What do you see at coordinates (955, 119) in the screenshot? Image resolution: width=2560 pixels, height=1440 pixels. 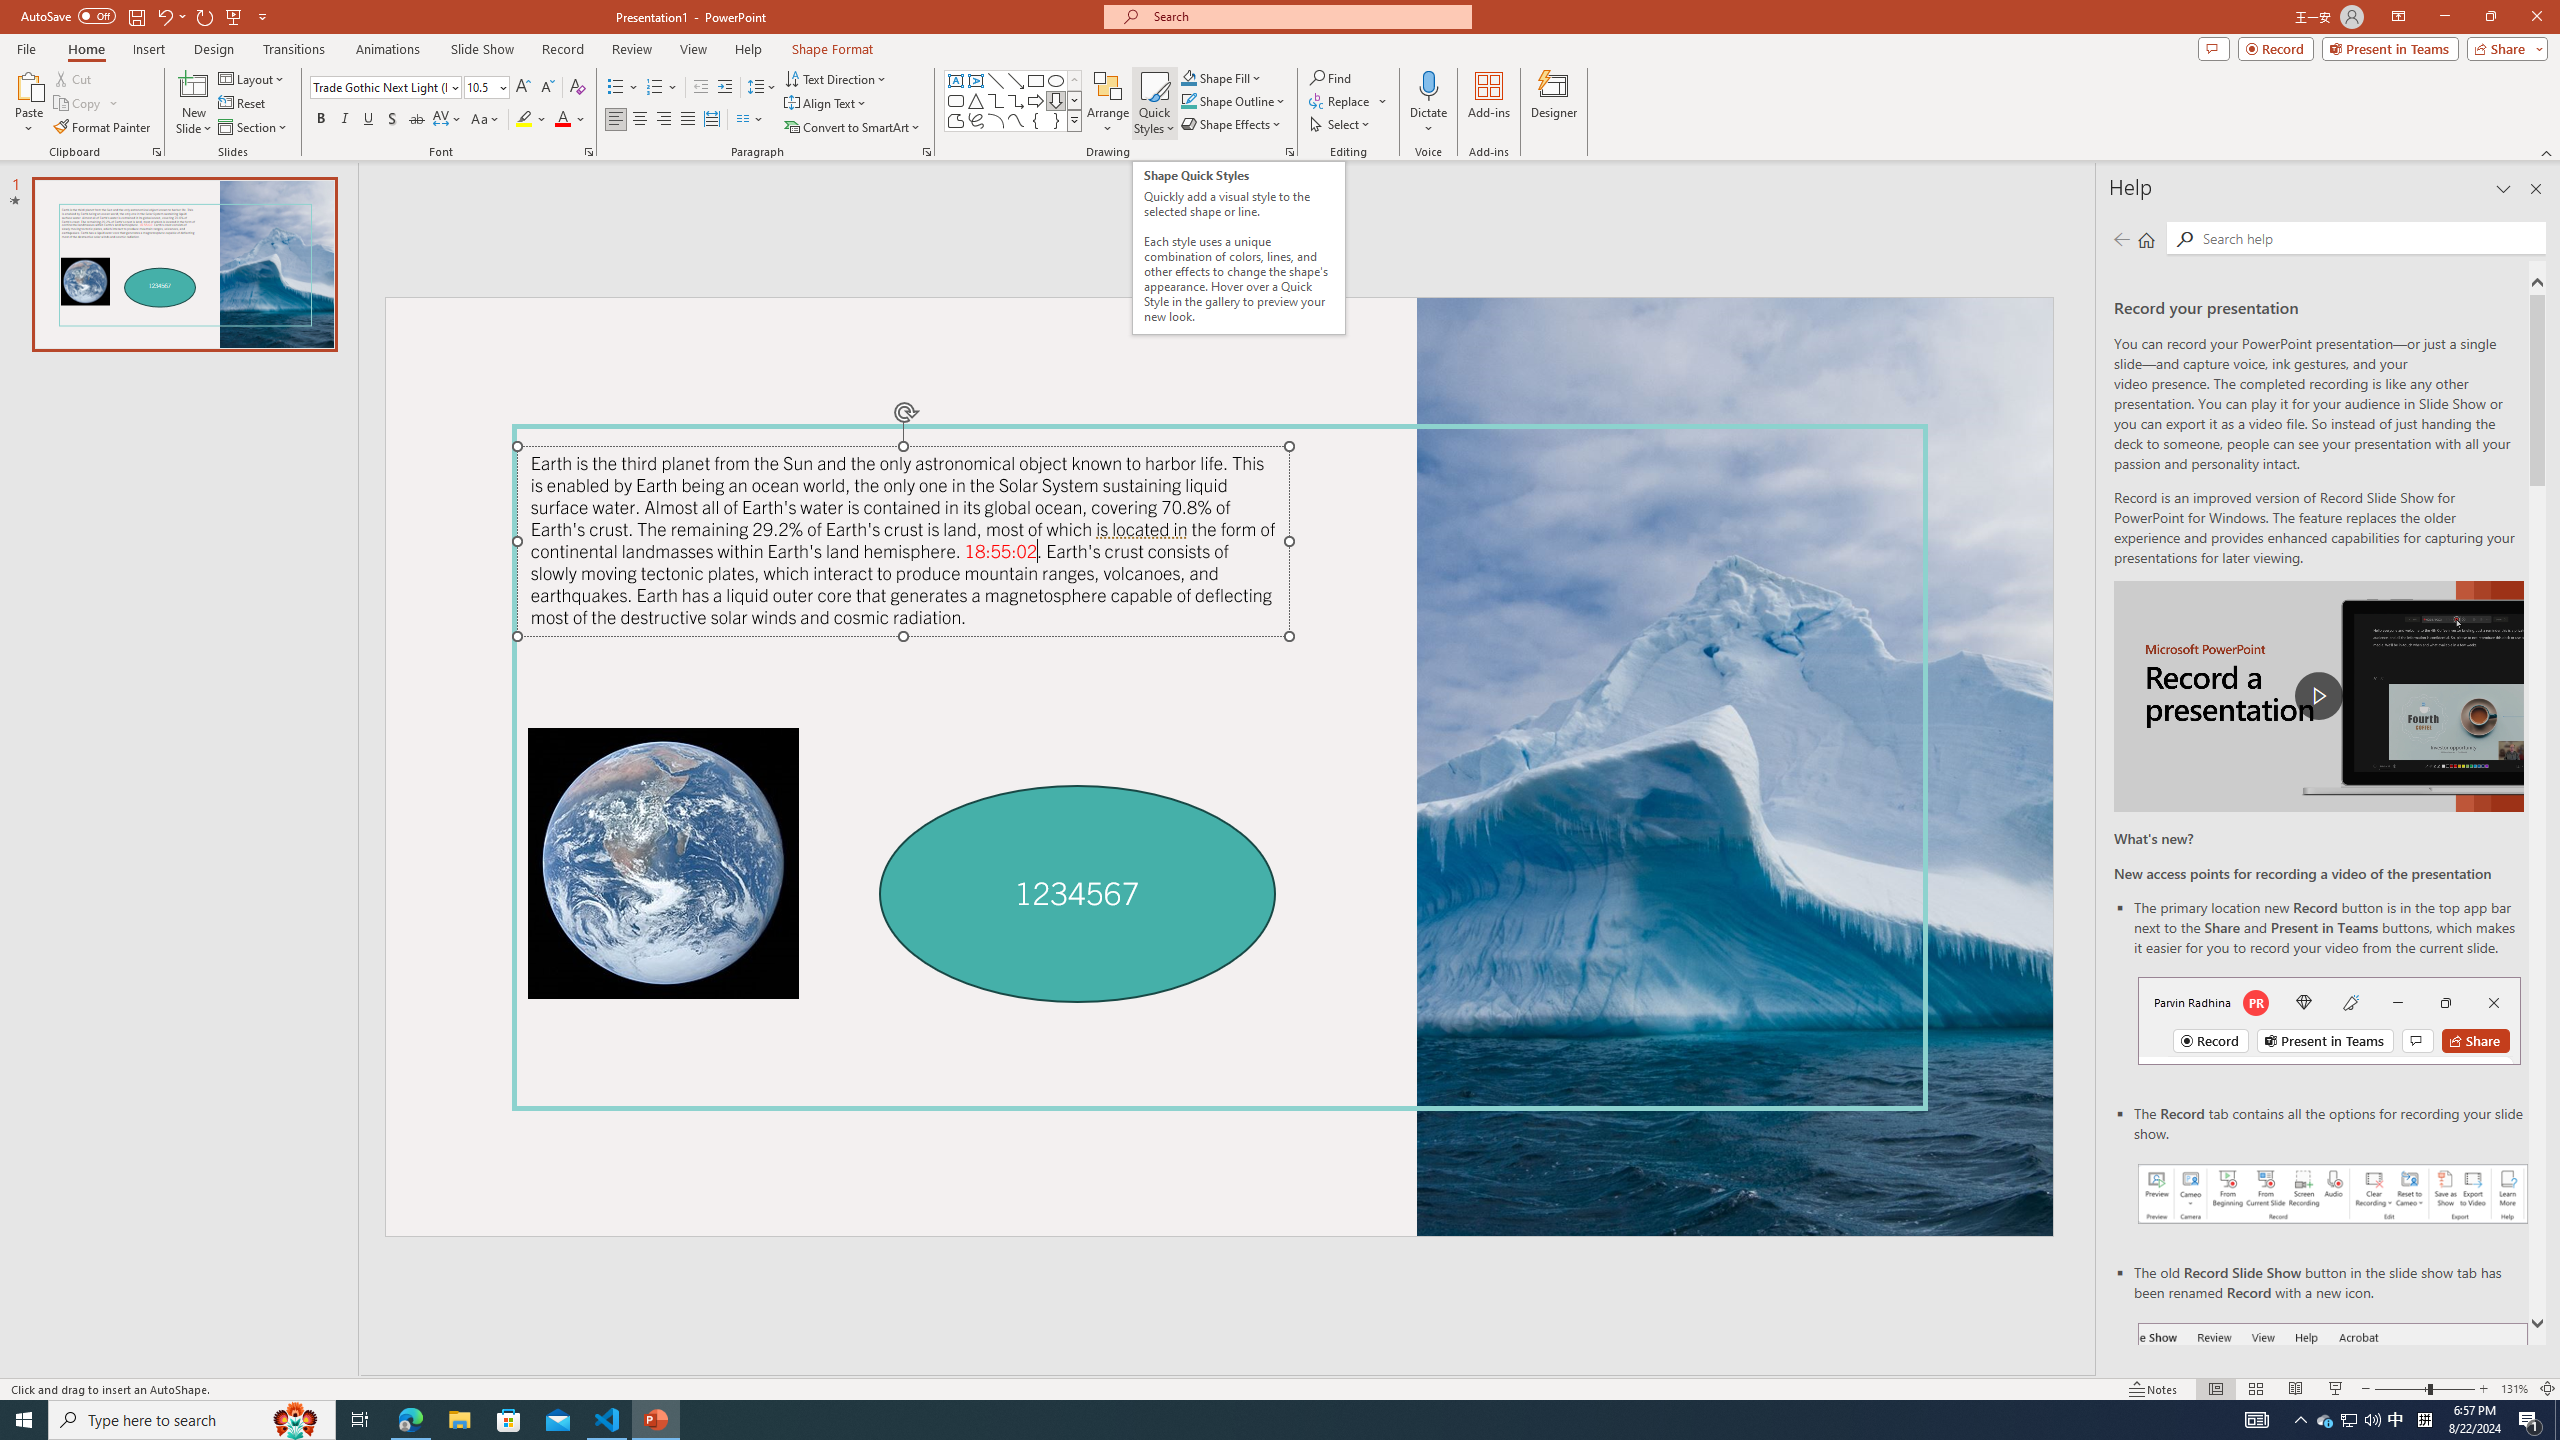 I see `'Freeform: Shape'` at bounding box center [955, 119].